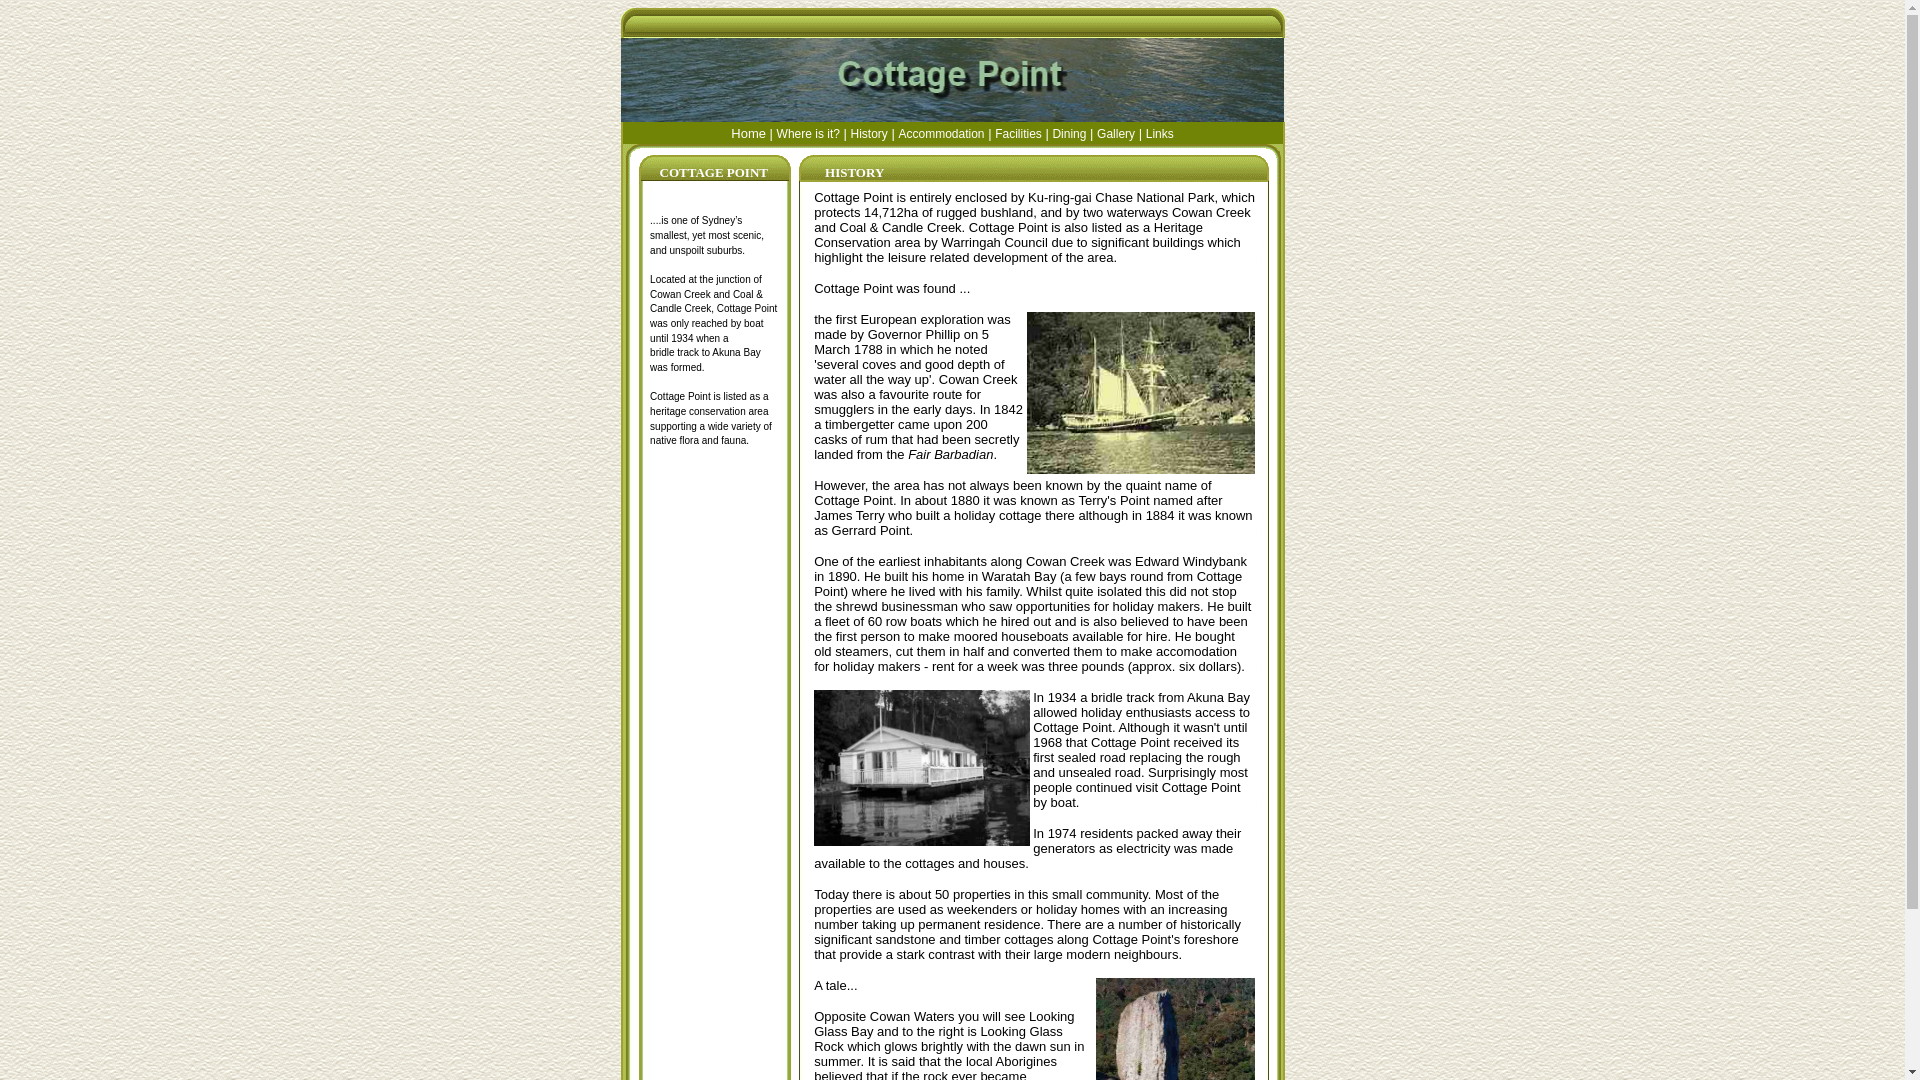 The height and width of the screenshot is (1080, 1920). I want to click on 'Facilities', so click(1018, 132).